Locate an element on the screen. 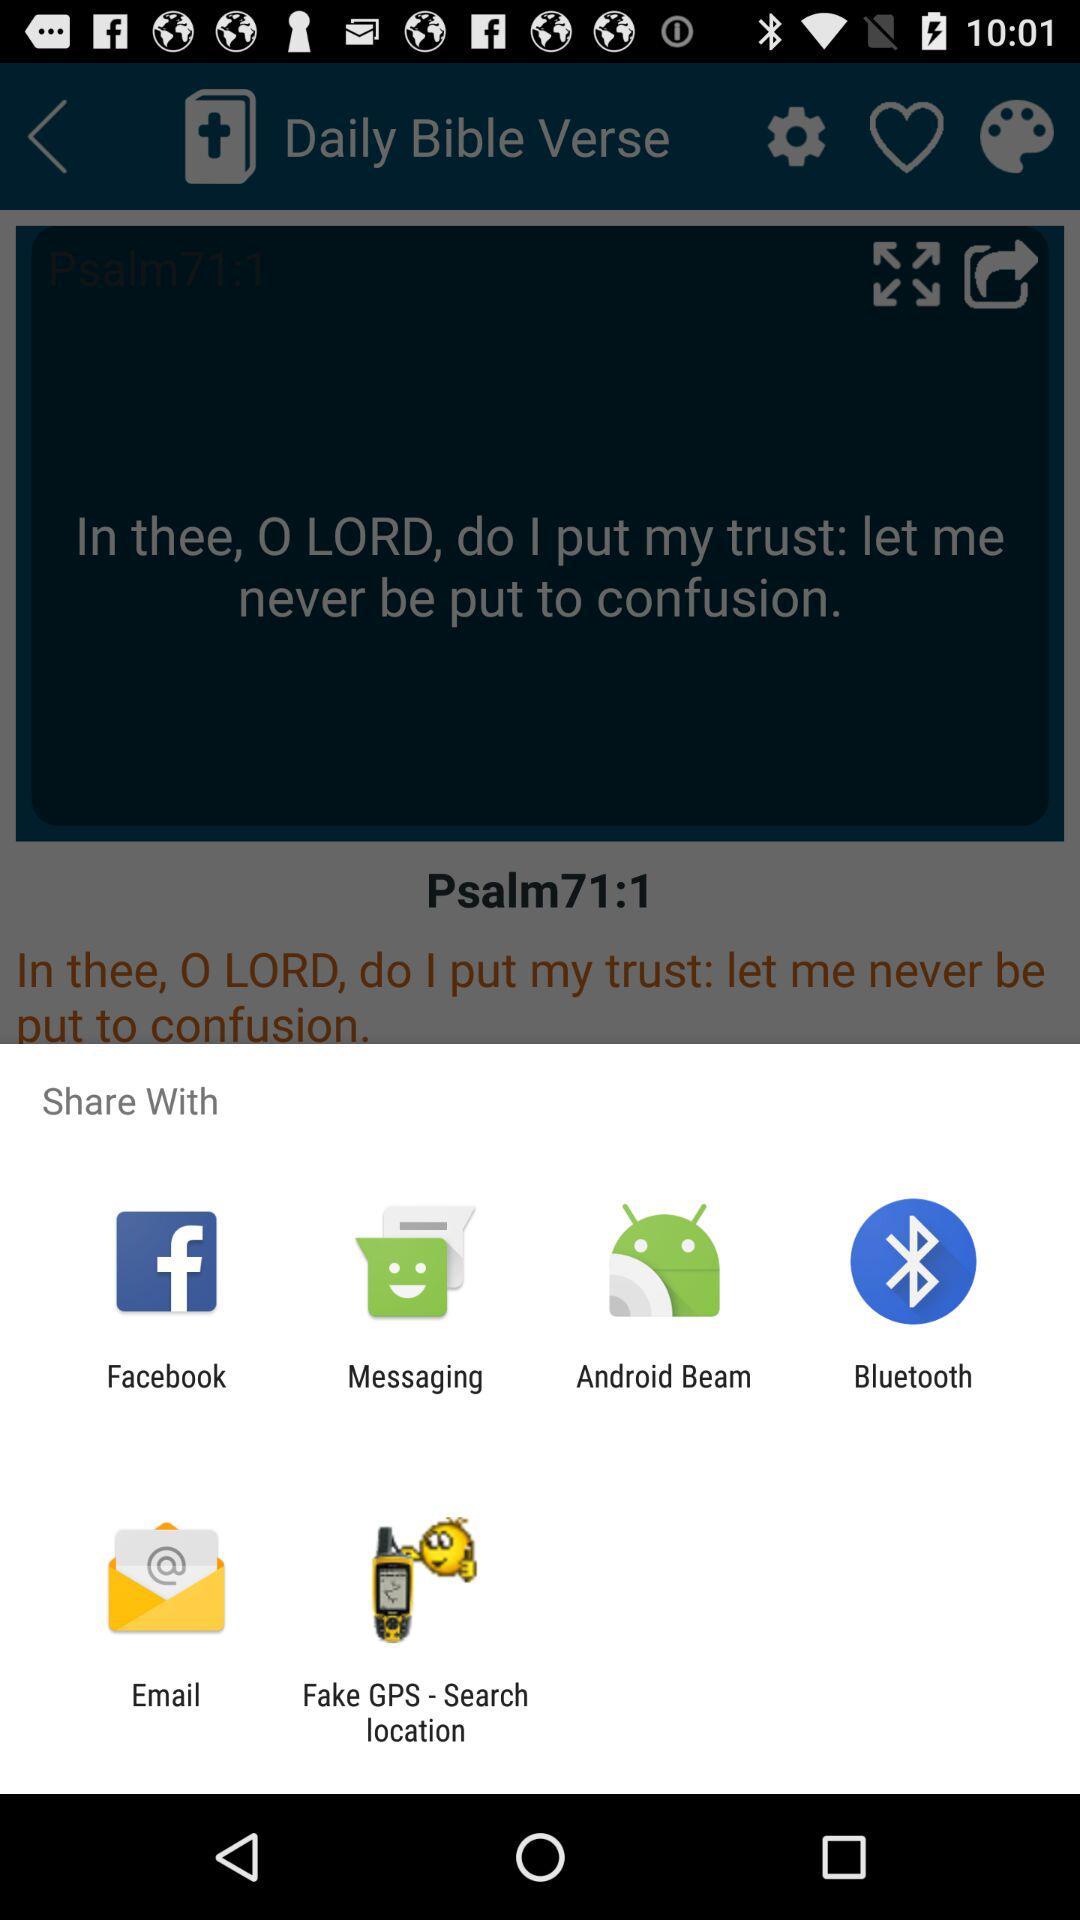 The height and width of the screenshot is (1920, 1080). the facebook item is located at coordinates (165, 1392).